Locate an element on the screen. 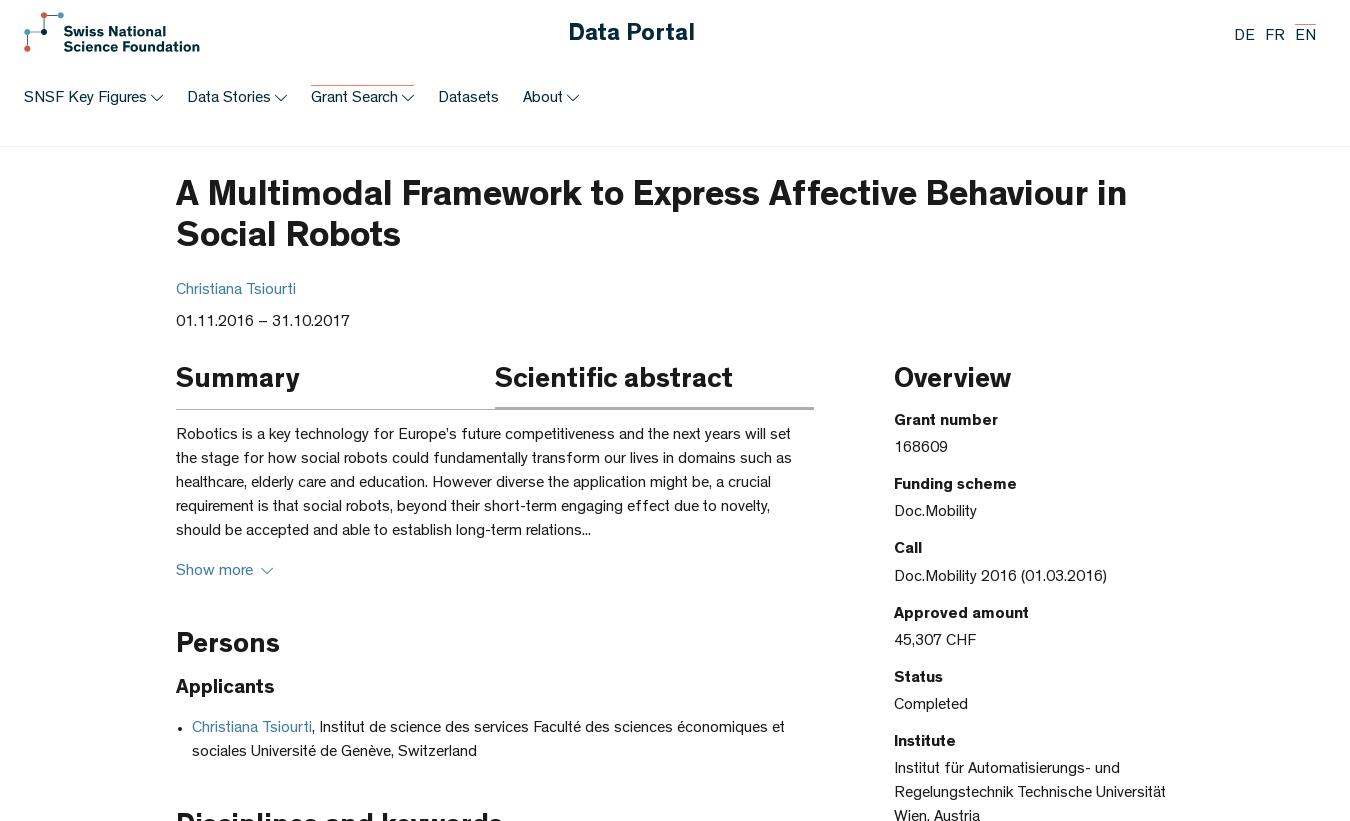 The image size is (1350, 821). 'Data Stories' is located at coordinates (229, 98).